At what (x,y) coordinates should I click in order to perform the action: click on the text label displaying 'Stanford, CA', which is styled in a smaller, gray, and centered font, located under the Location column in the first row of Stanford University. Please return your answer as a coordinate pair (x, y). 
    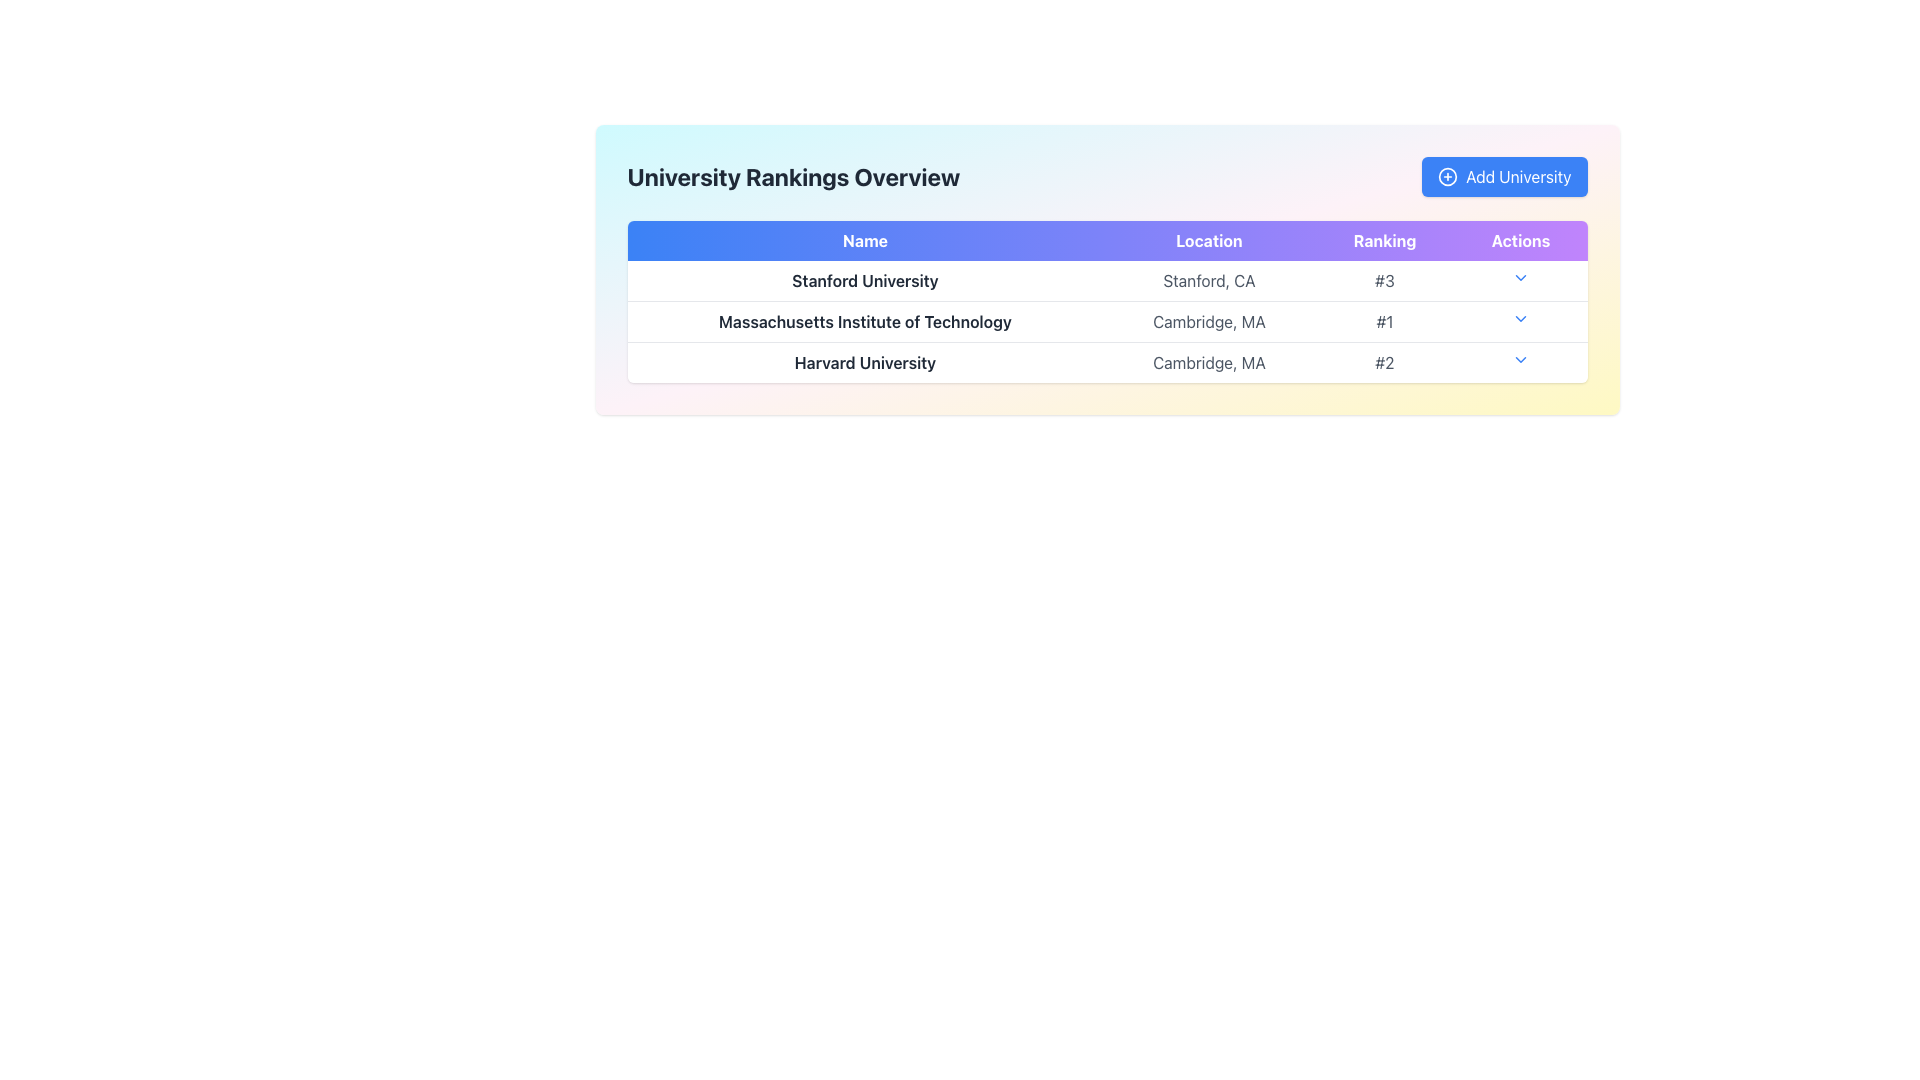
    Looking at the image, I should click on (1208, 281).